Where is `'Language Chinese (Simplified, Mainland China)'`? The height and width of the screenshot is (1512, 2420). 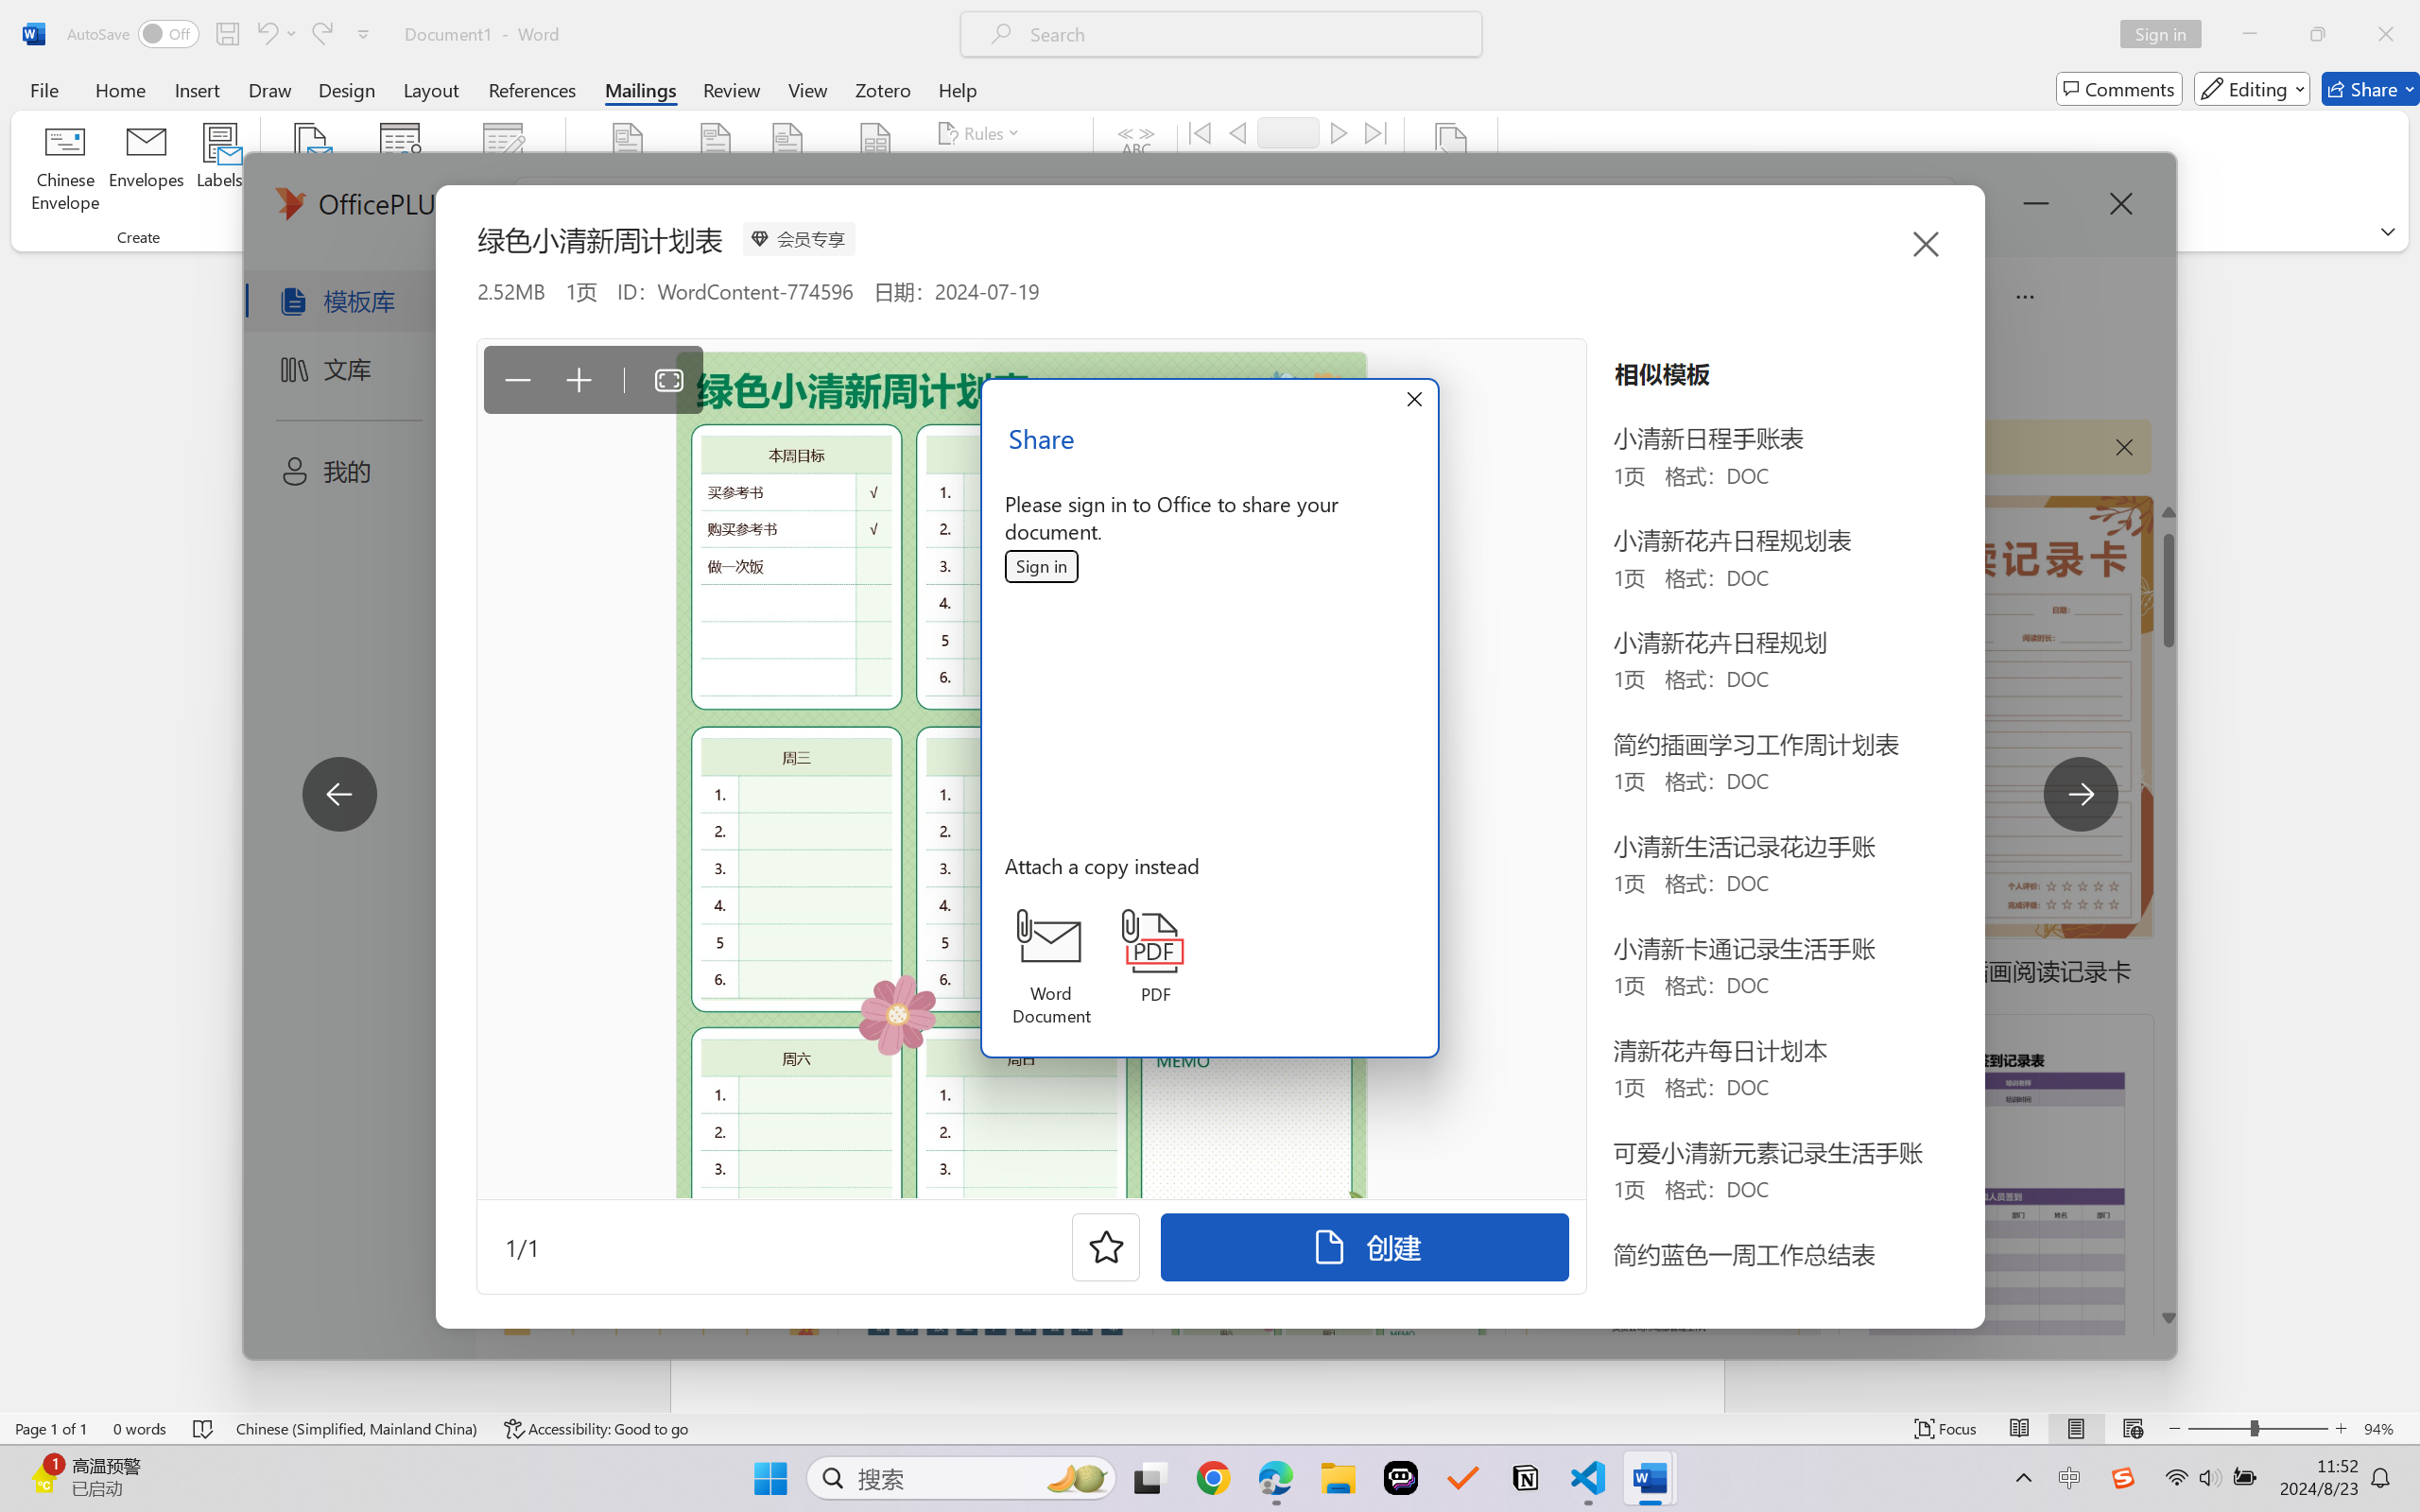
'Language Chinese (Simplified, Mainland China)' is located at coordinates (356, 1428).